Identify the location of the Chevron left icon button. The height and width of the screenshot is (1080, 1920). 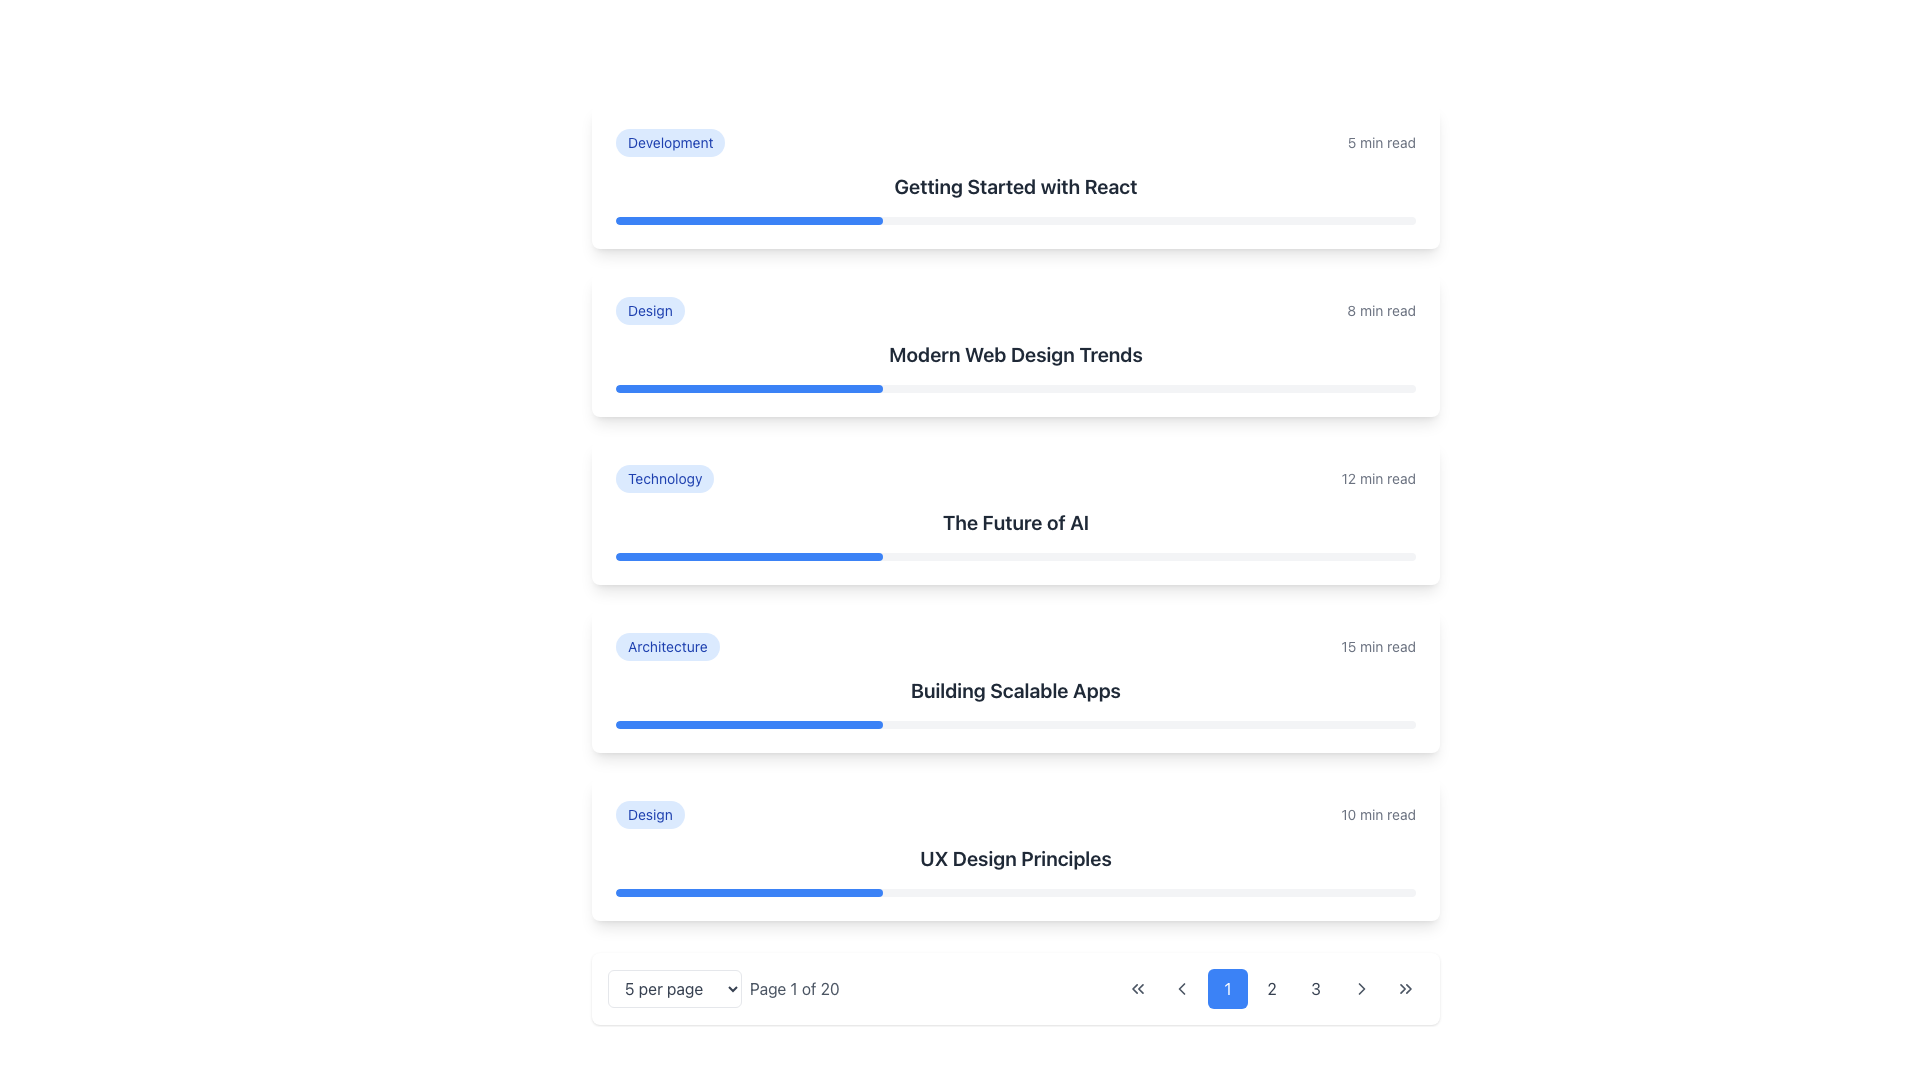
(1181, 987).